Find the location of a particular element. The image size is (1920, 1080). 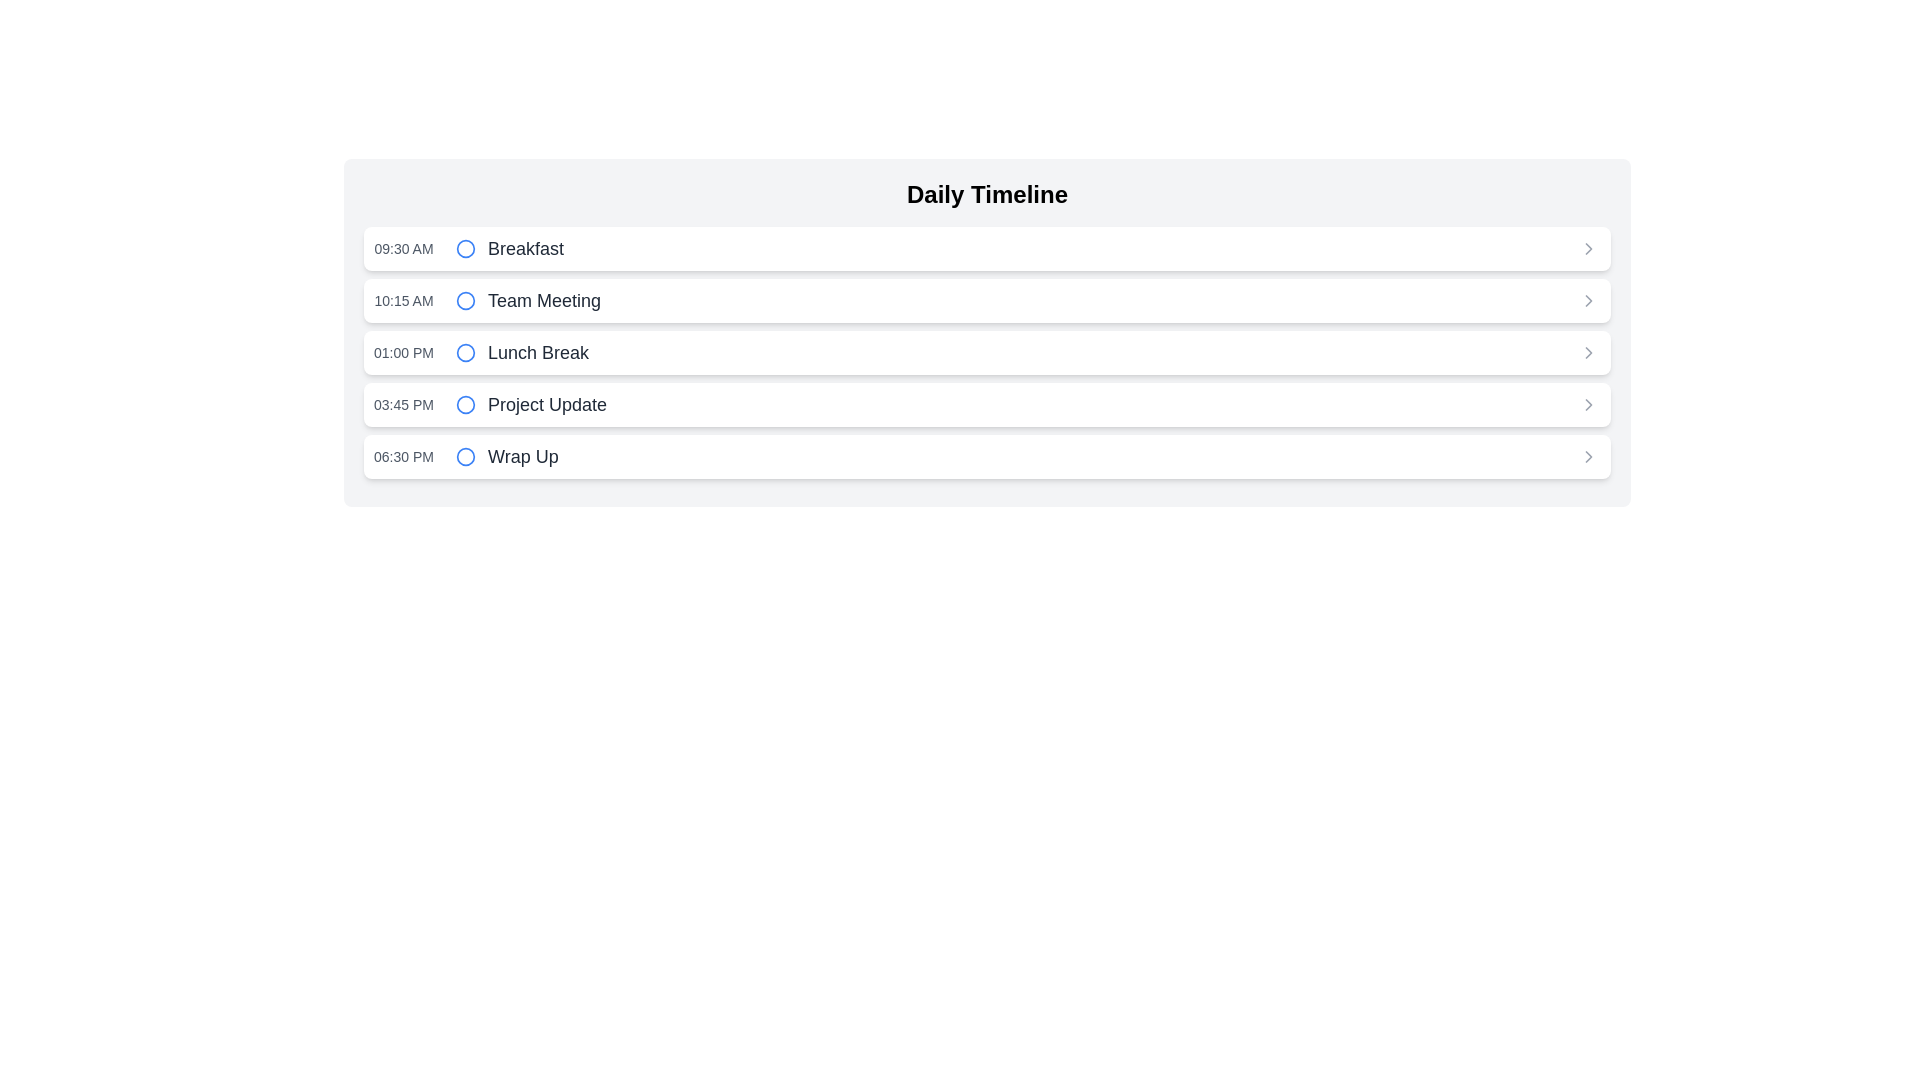

the text label that describes the event name for the timeline entry at 01:00 PM, located to the right of the circular blue icon is located at coordinates (538, 352).